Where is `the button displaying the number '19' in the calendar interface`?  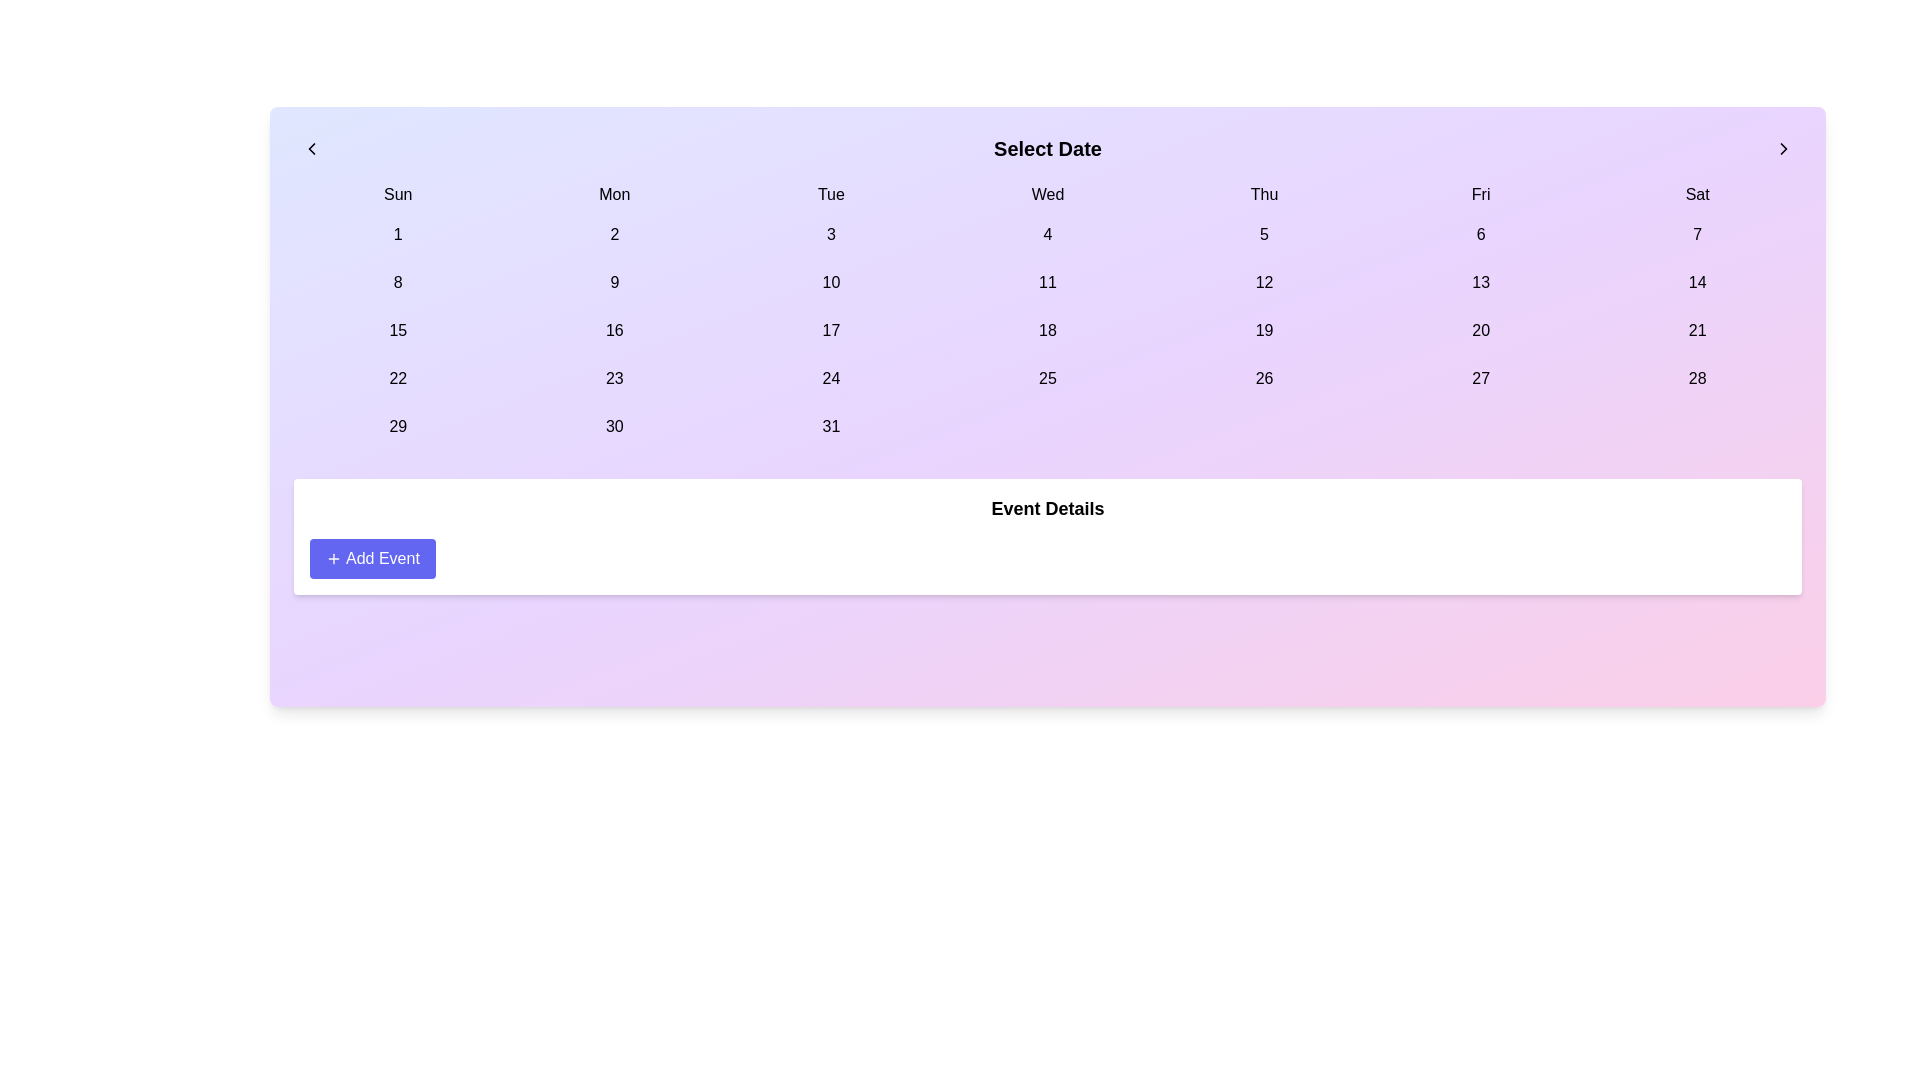 the button displaying the number '19' in the calendar interface is located at coordinates (1263, 330).